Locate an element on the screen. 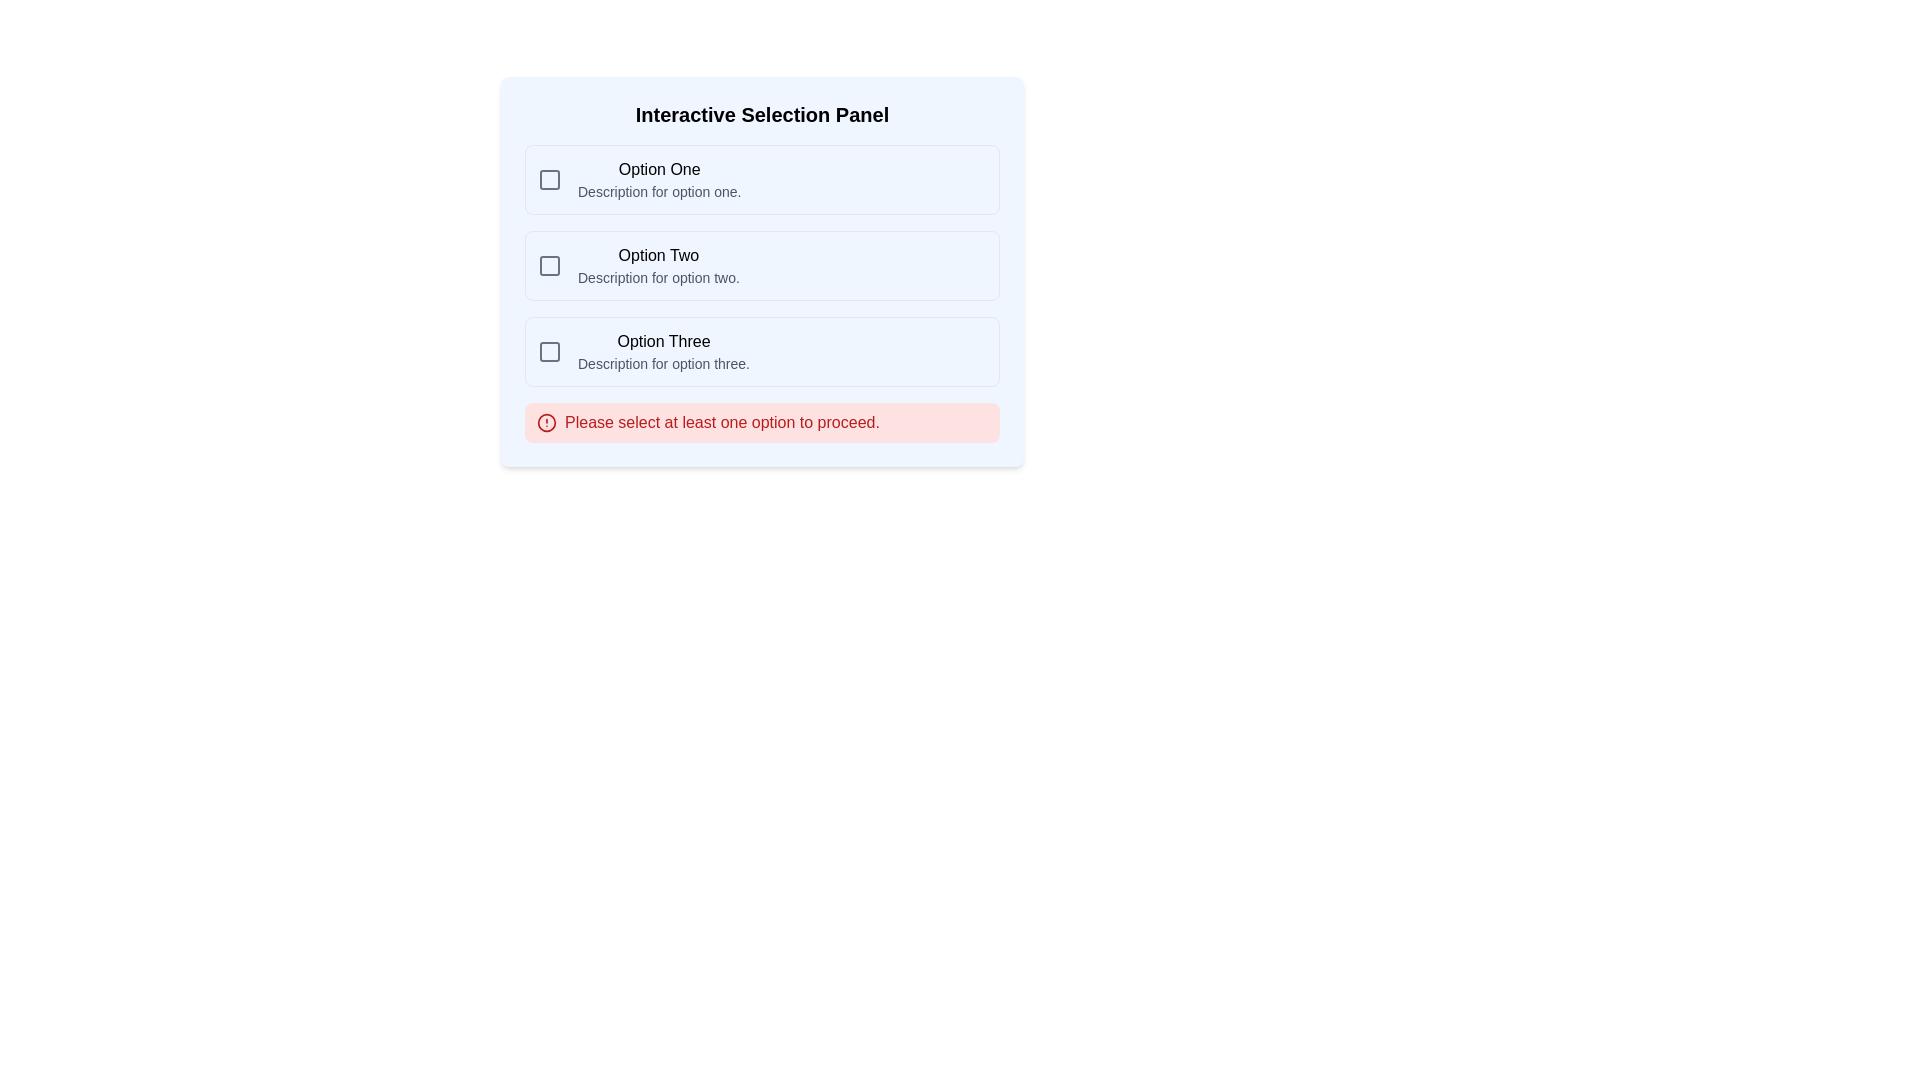  text of the bold title in the second option of the selection list, located between 'Option One' and 'Option Three' is located at coordinates (658, 254).